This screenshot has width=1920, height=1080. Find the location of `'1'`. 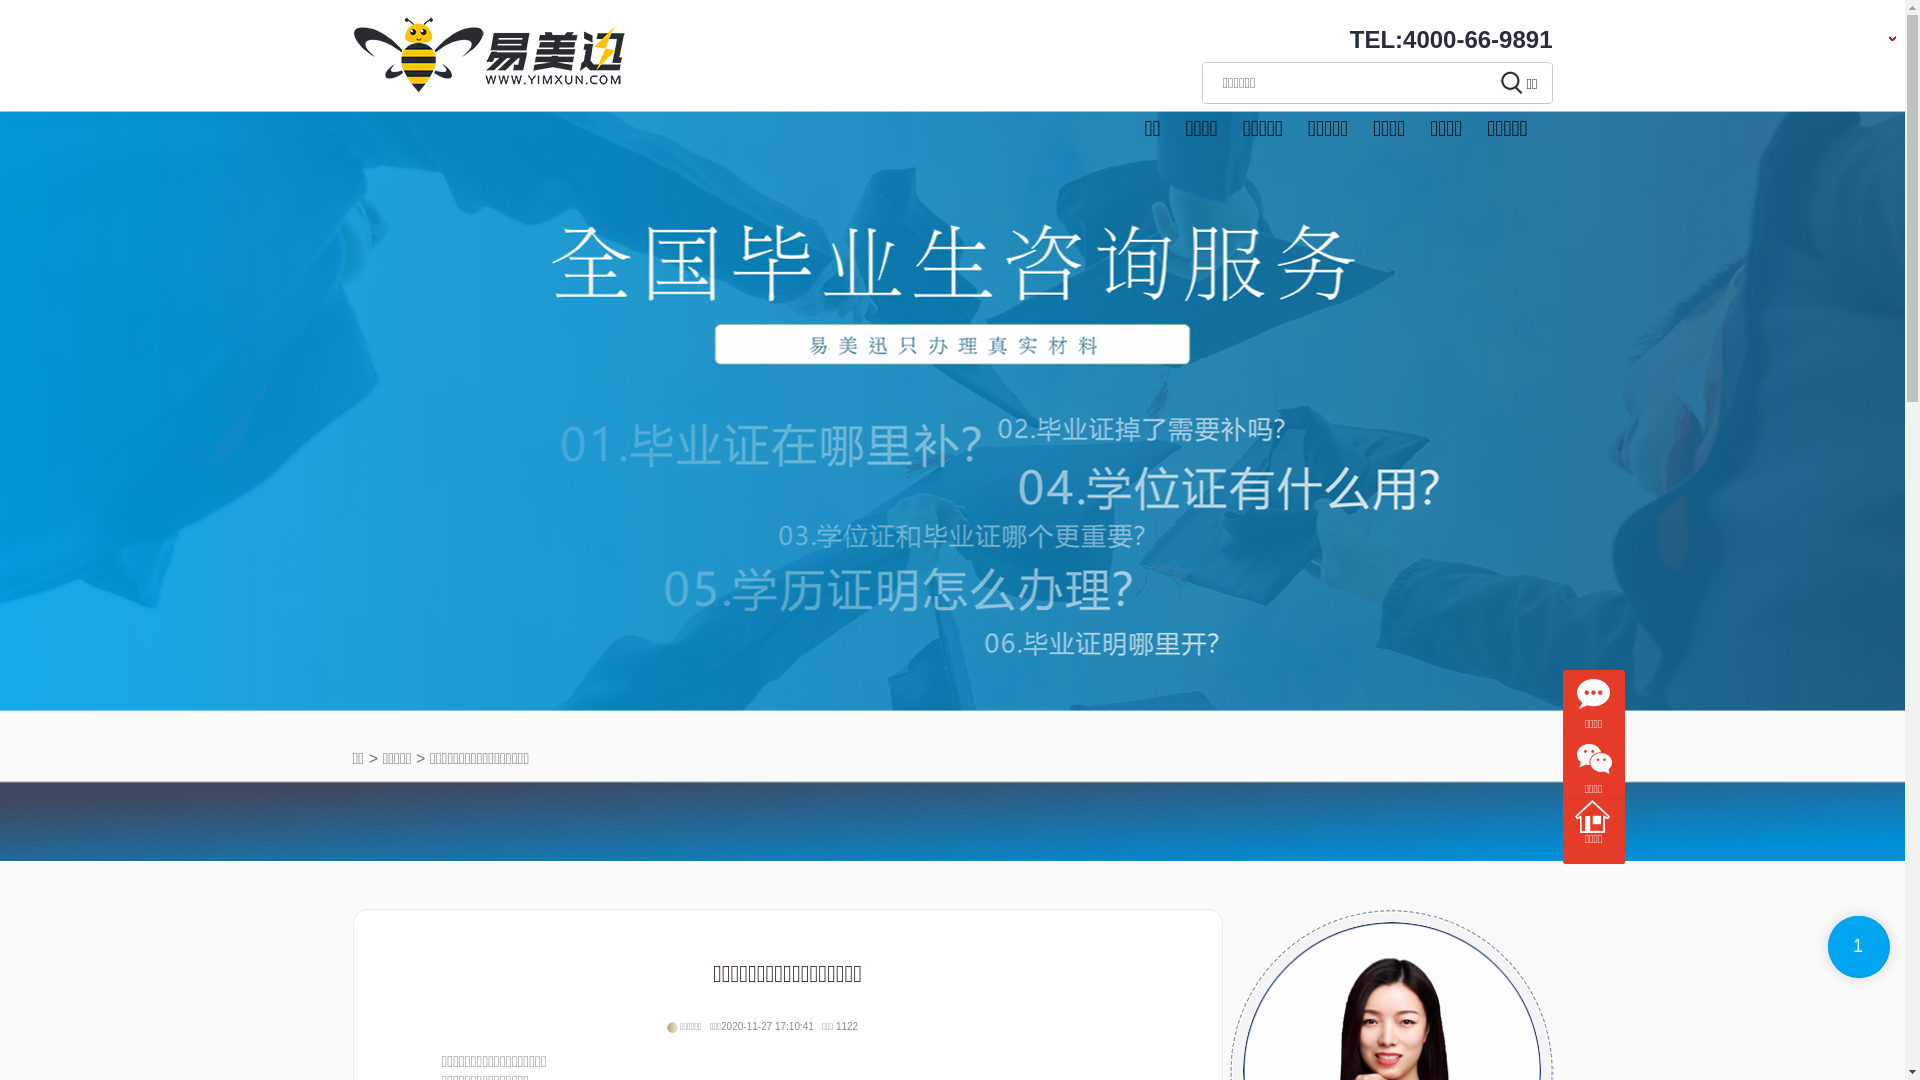

'1' is located at coordinates (1828, 946).